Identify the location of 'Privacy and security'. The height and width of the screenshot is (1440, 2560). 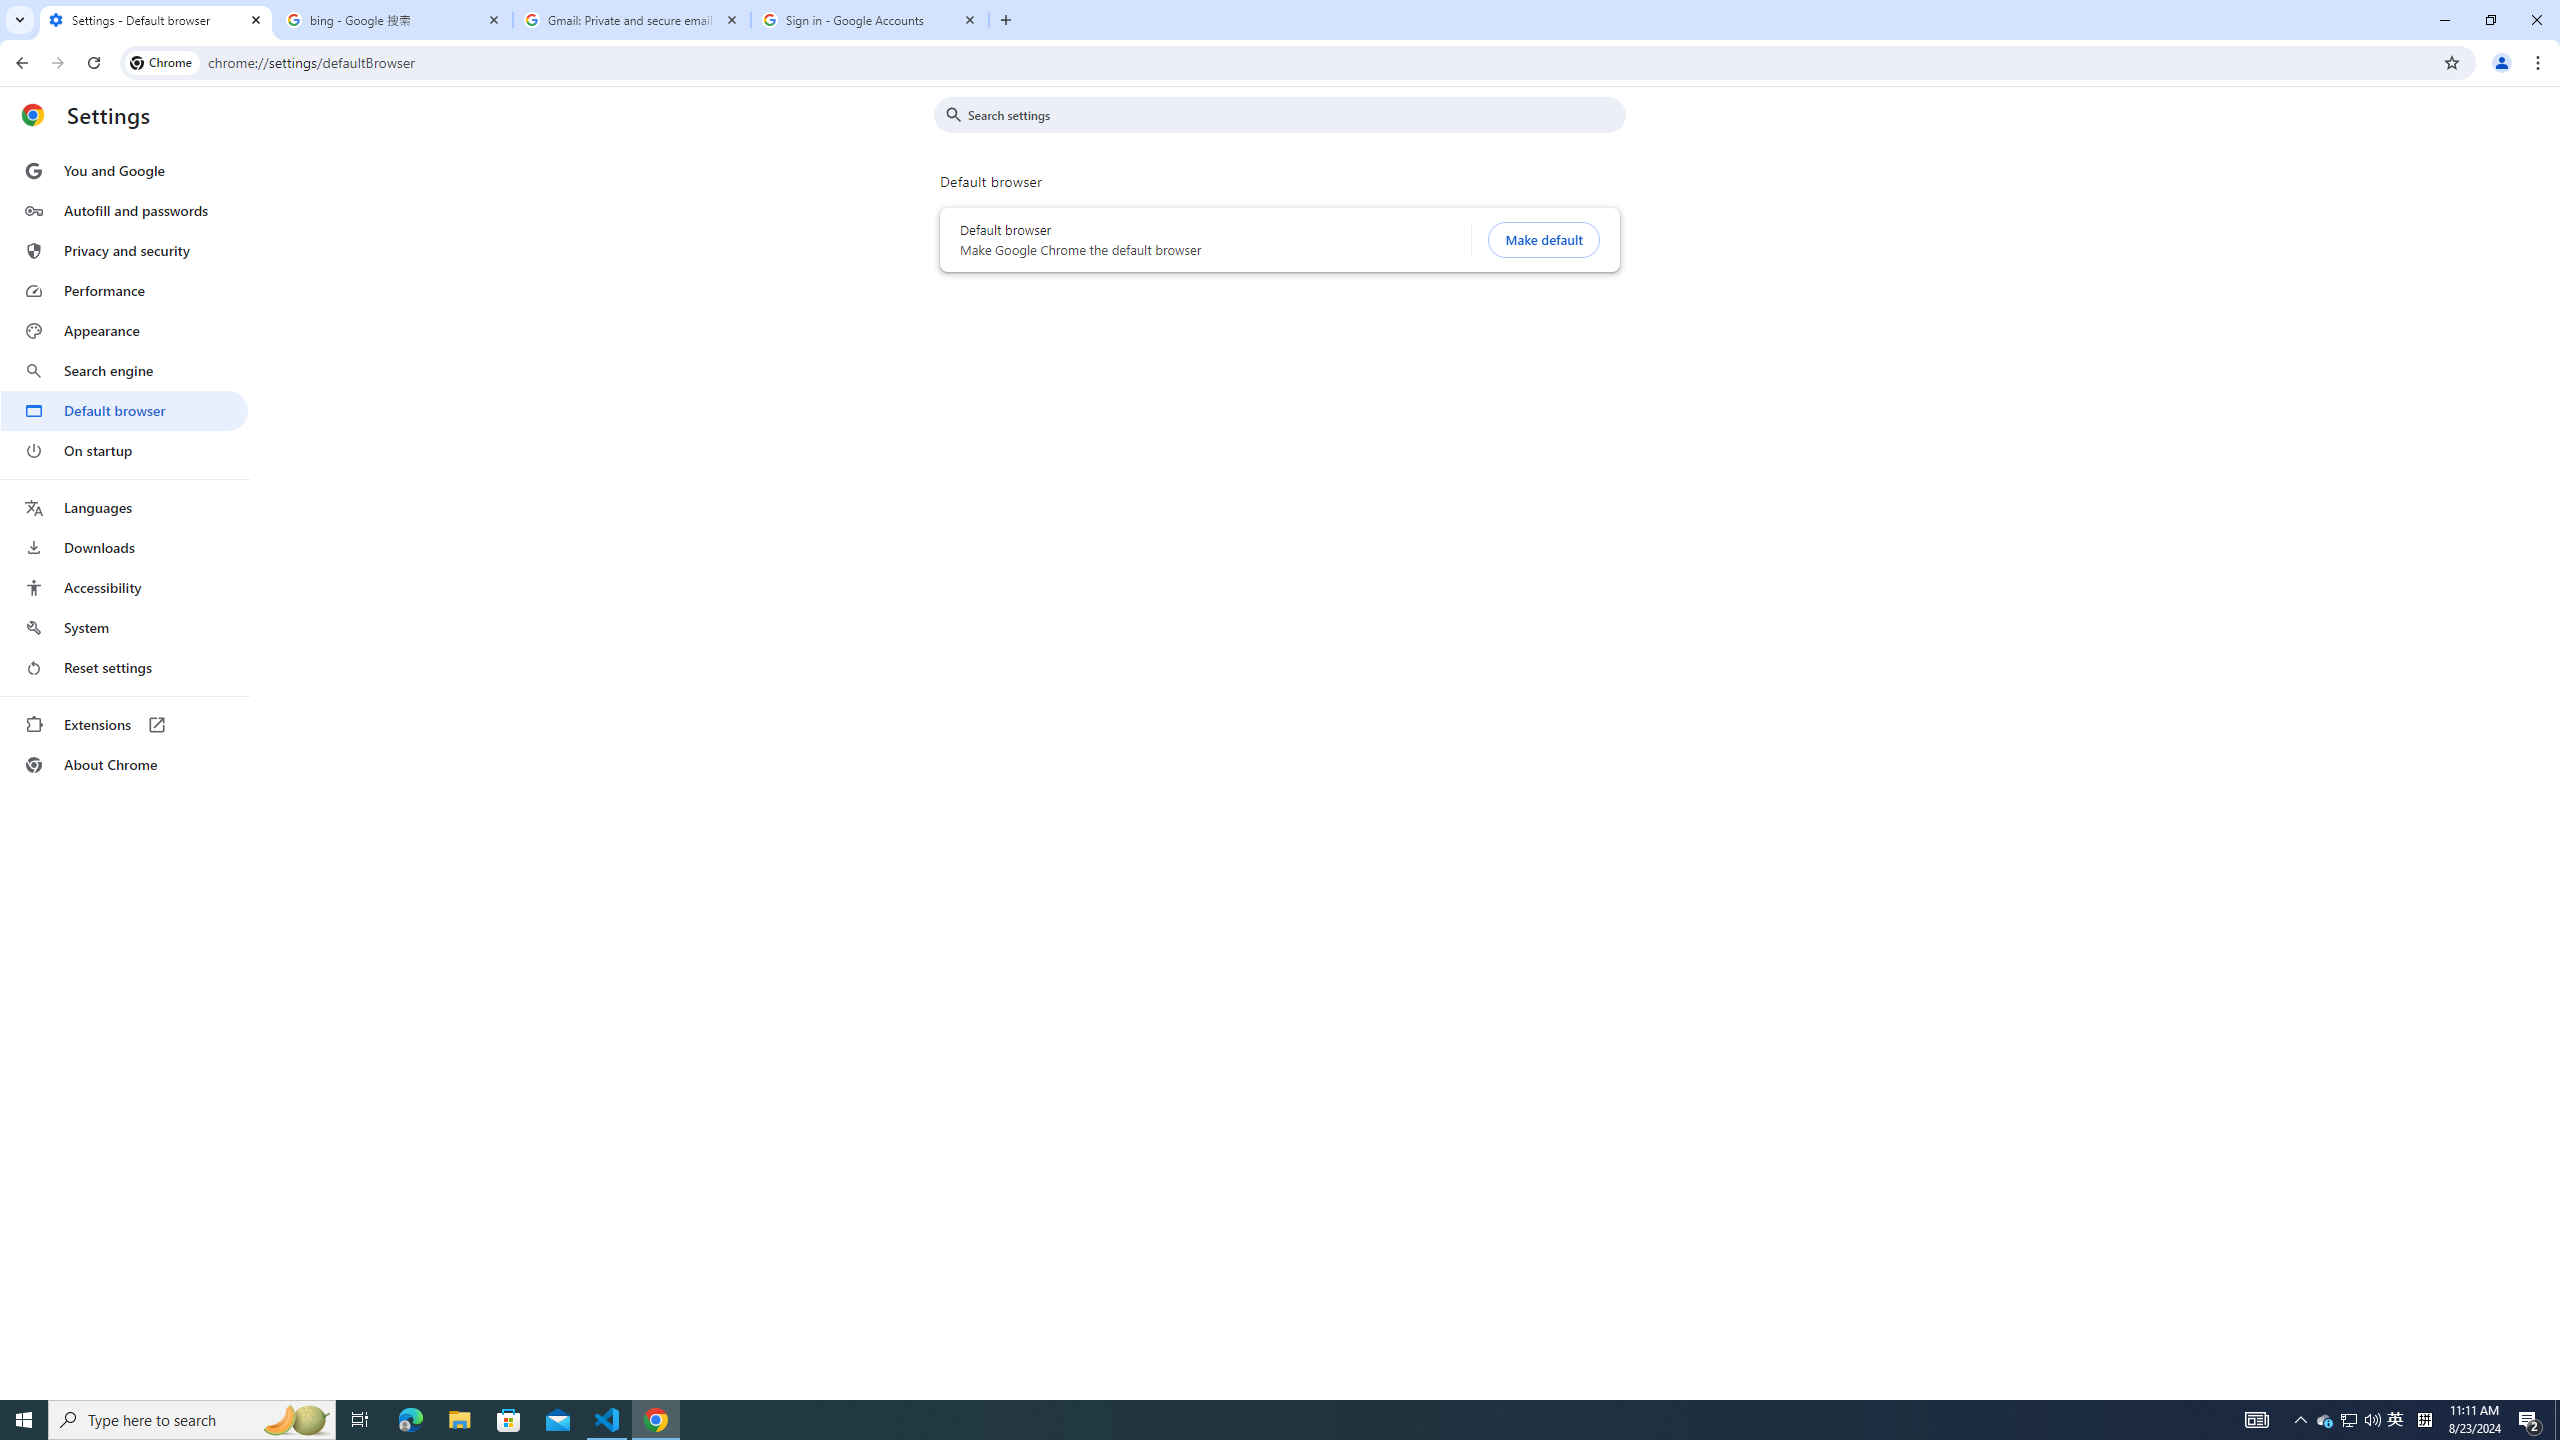
(123, 249).